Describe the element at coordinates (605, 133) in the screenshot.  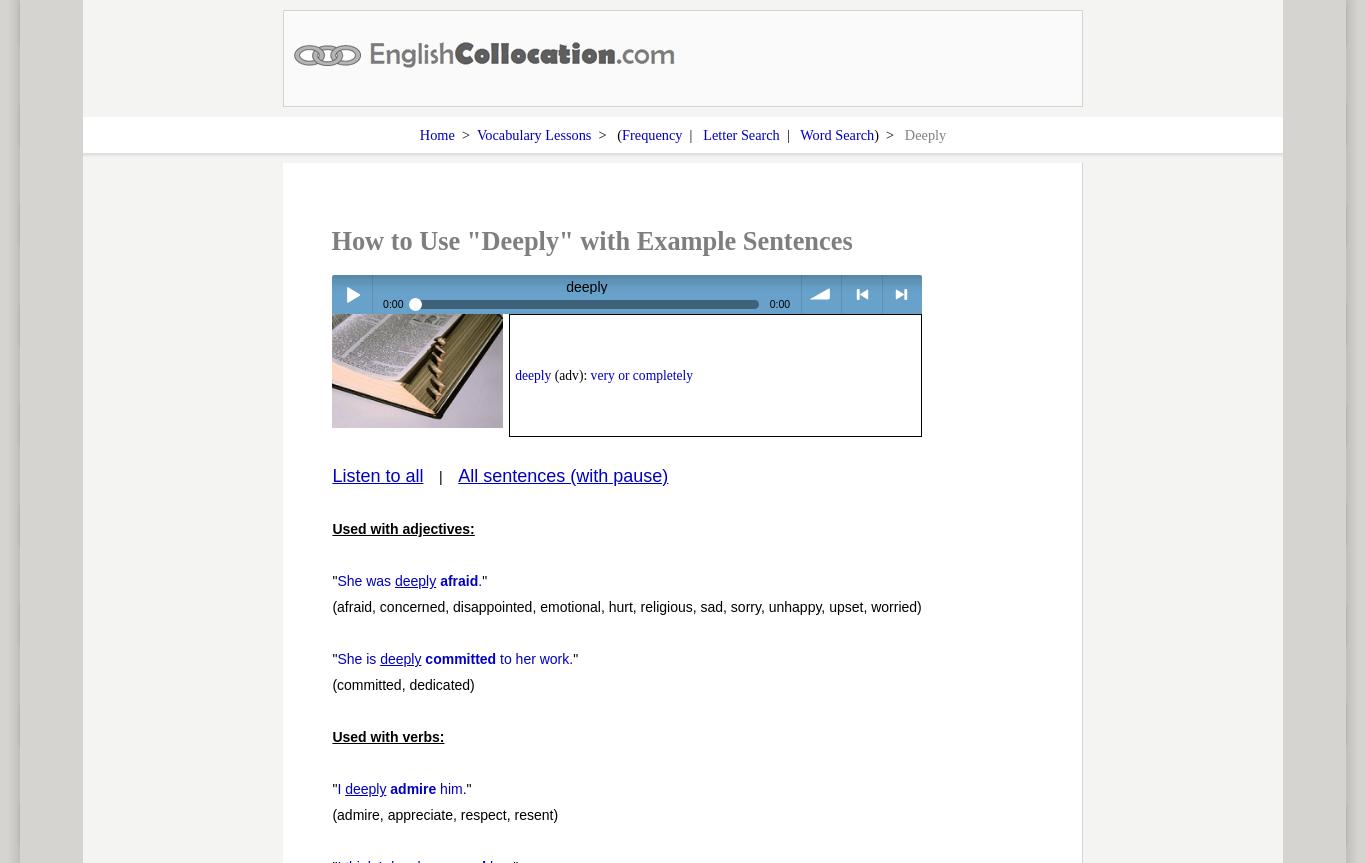
I see `'>  
									('` at that location.